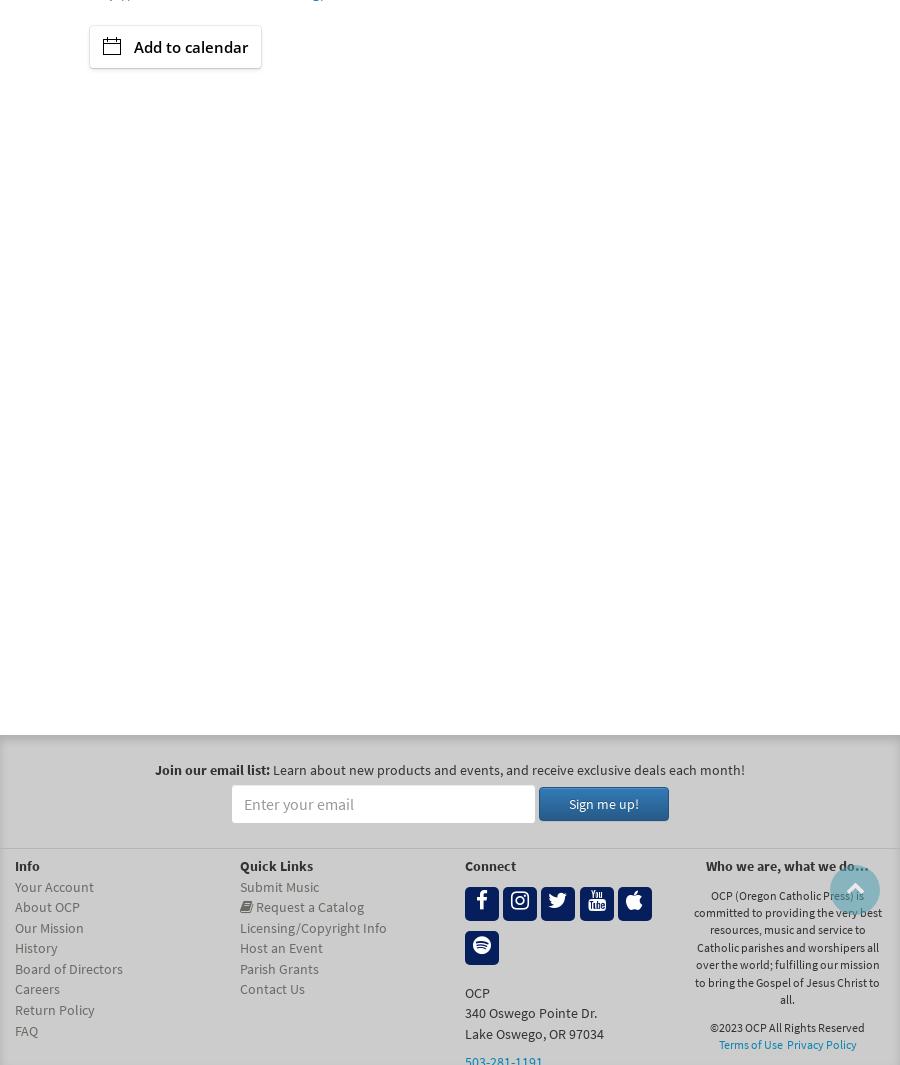  Describe the element at coordinates (46, 906) in the screenshot. I see `'About OCP'` at that location.